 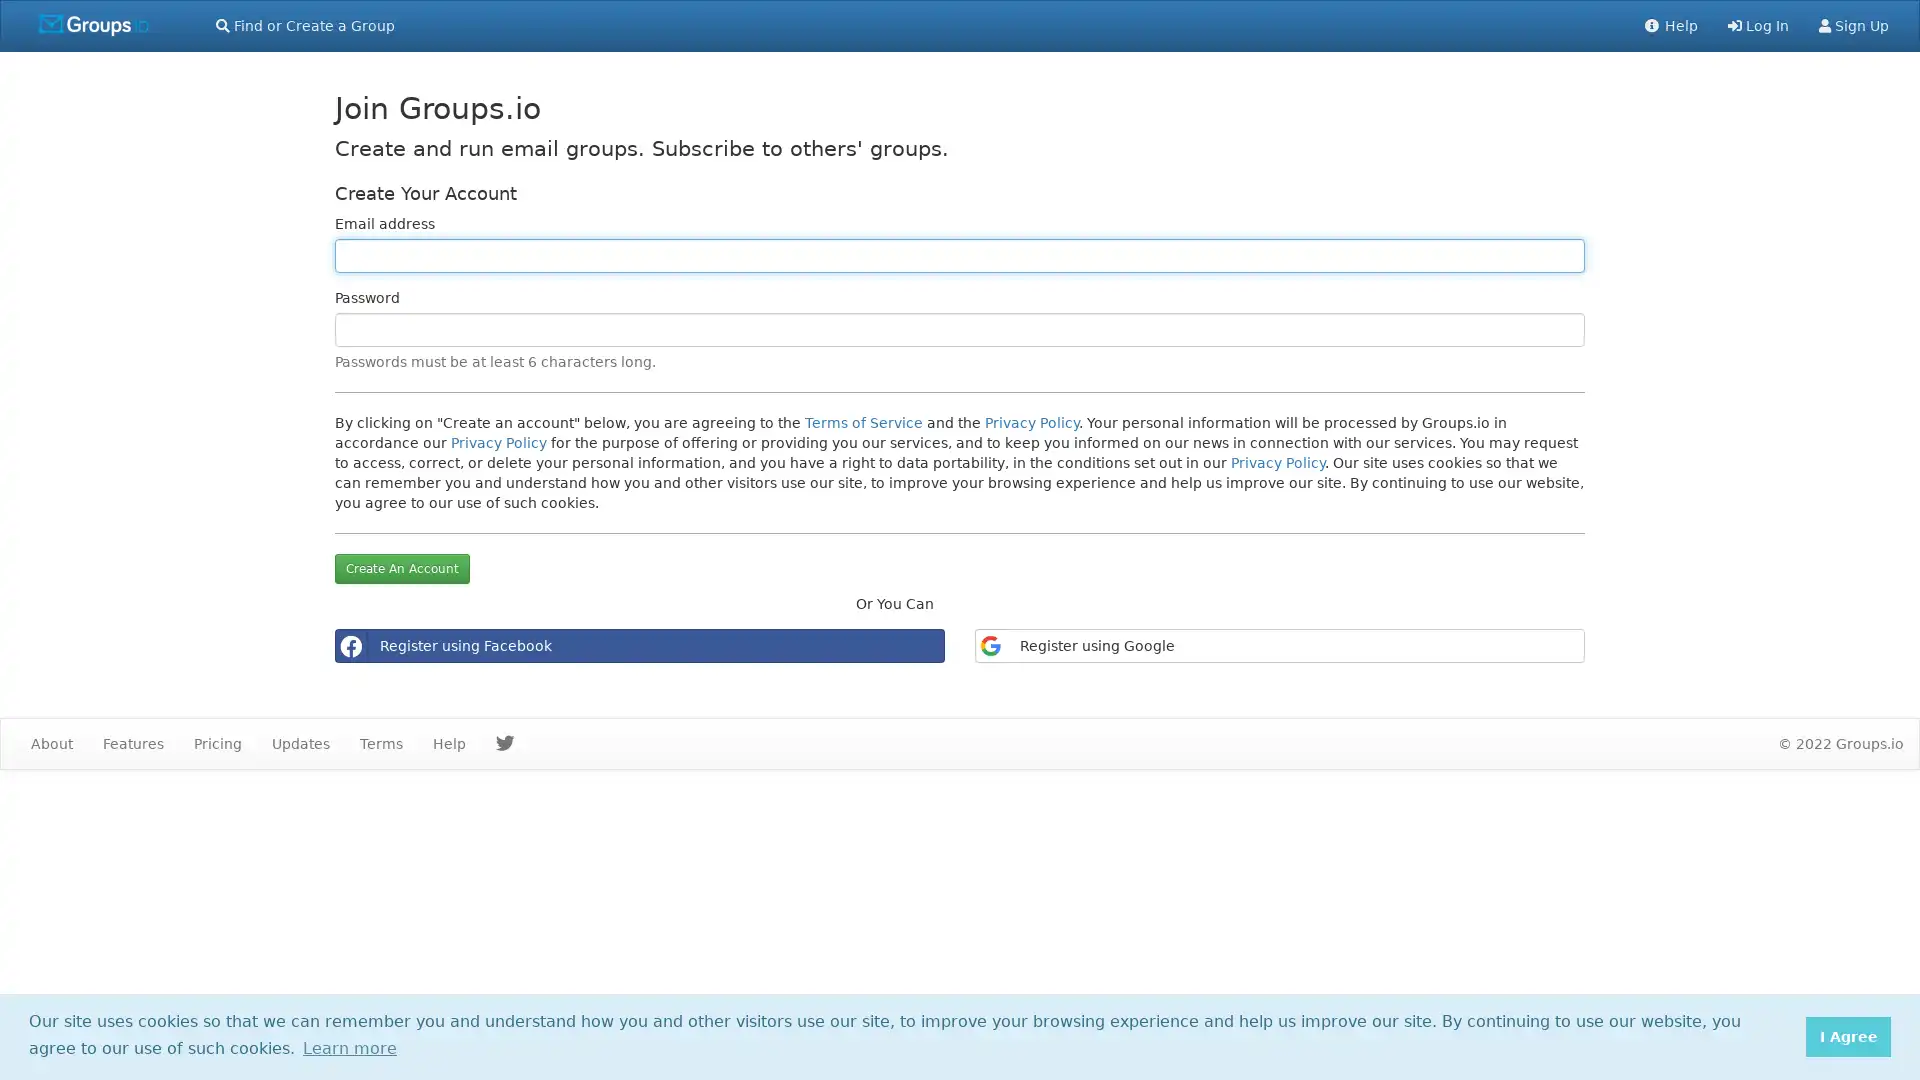 I want to click on dismiss cookie message, so click(x=1847, y=1035).